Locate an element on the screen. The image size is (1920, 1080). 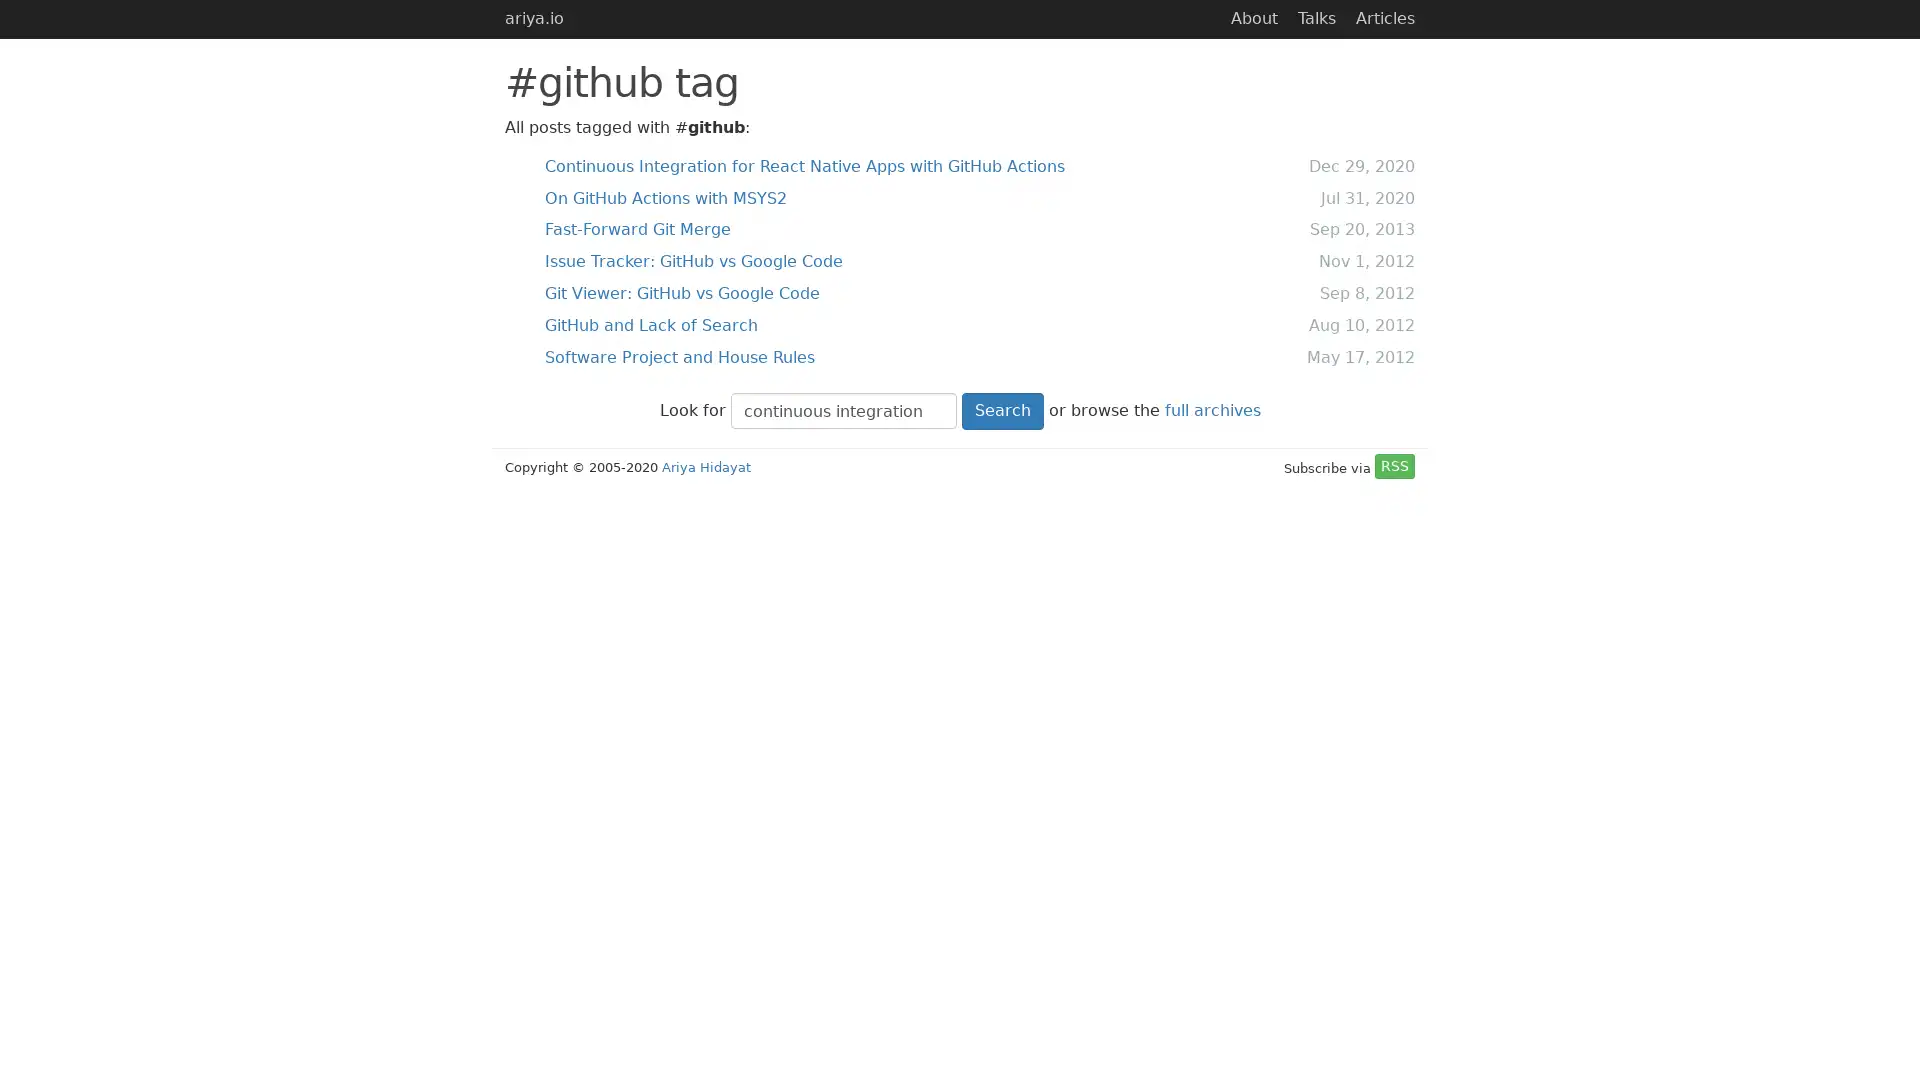
Search is located at coordinates (1002, 409).